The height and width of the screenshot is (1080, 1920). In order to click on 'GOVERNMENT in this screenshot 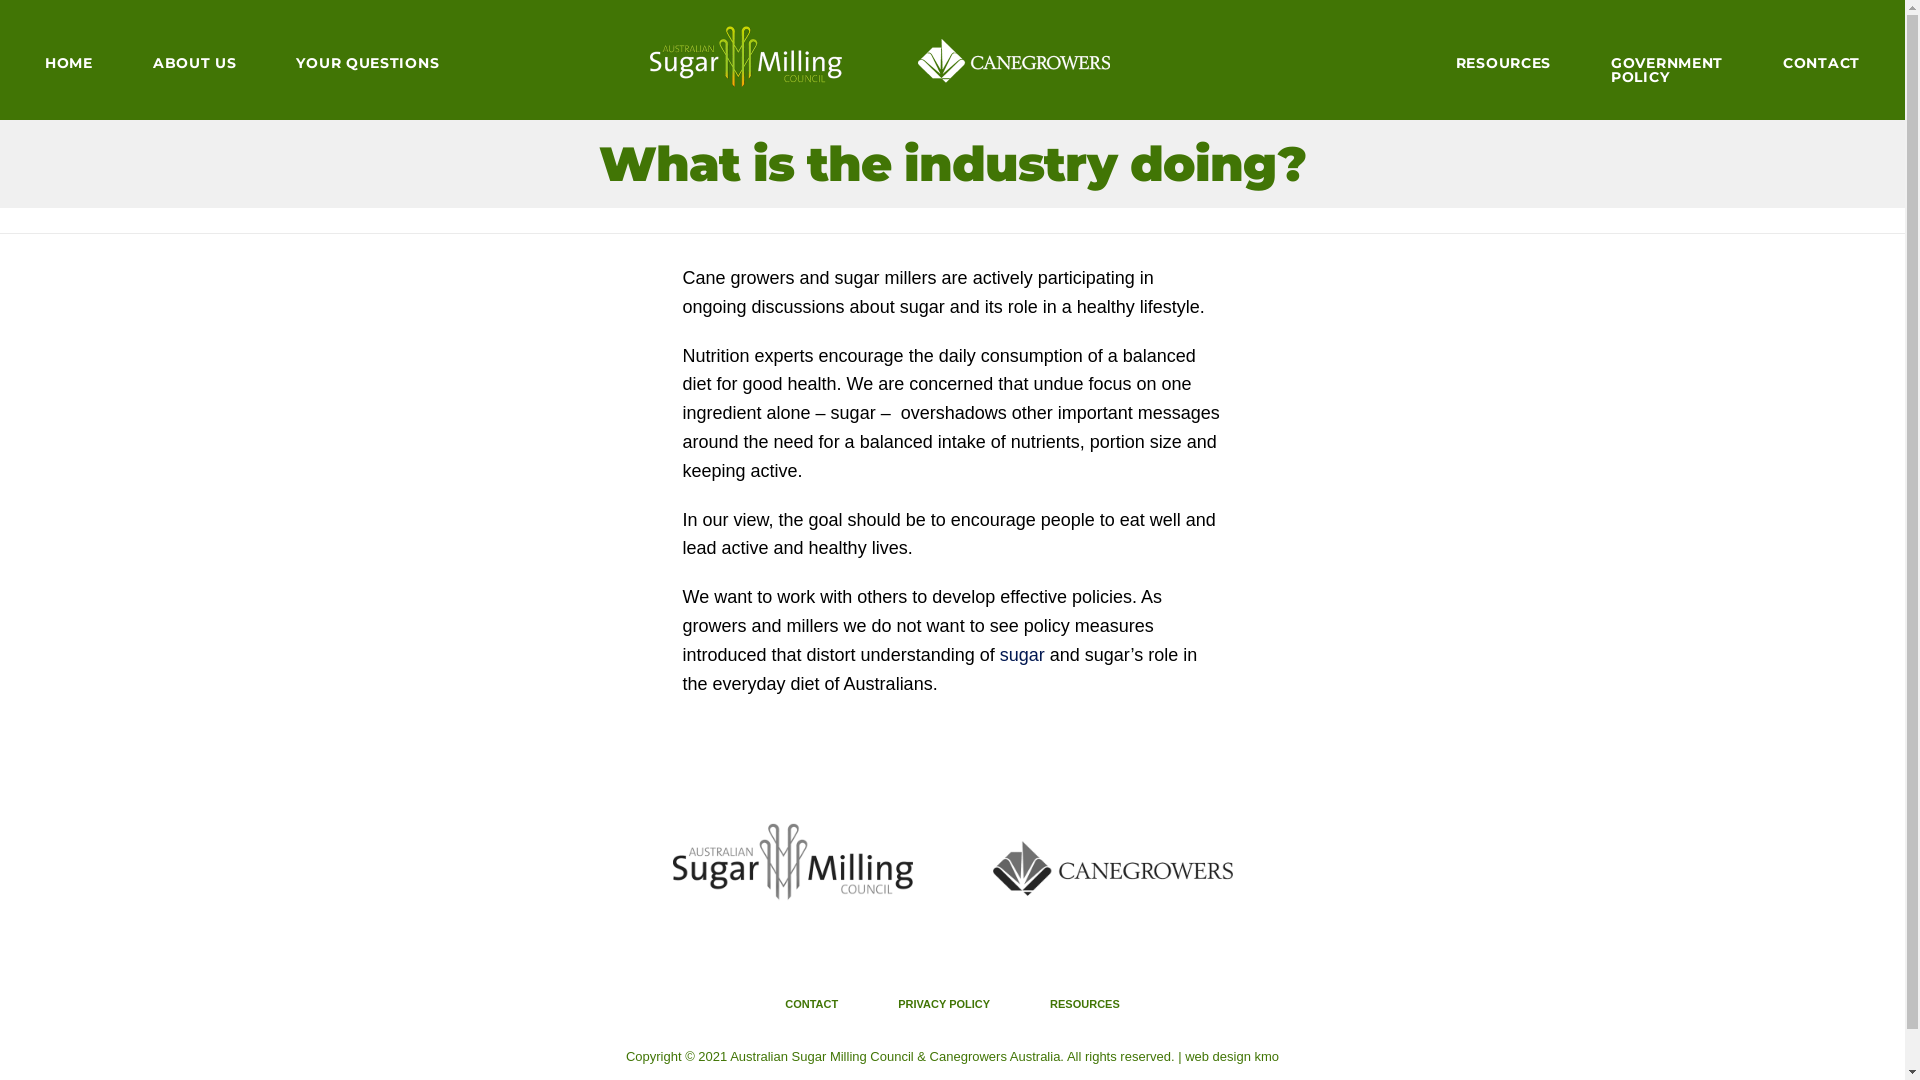, I will do `click(1666, 65)`.